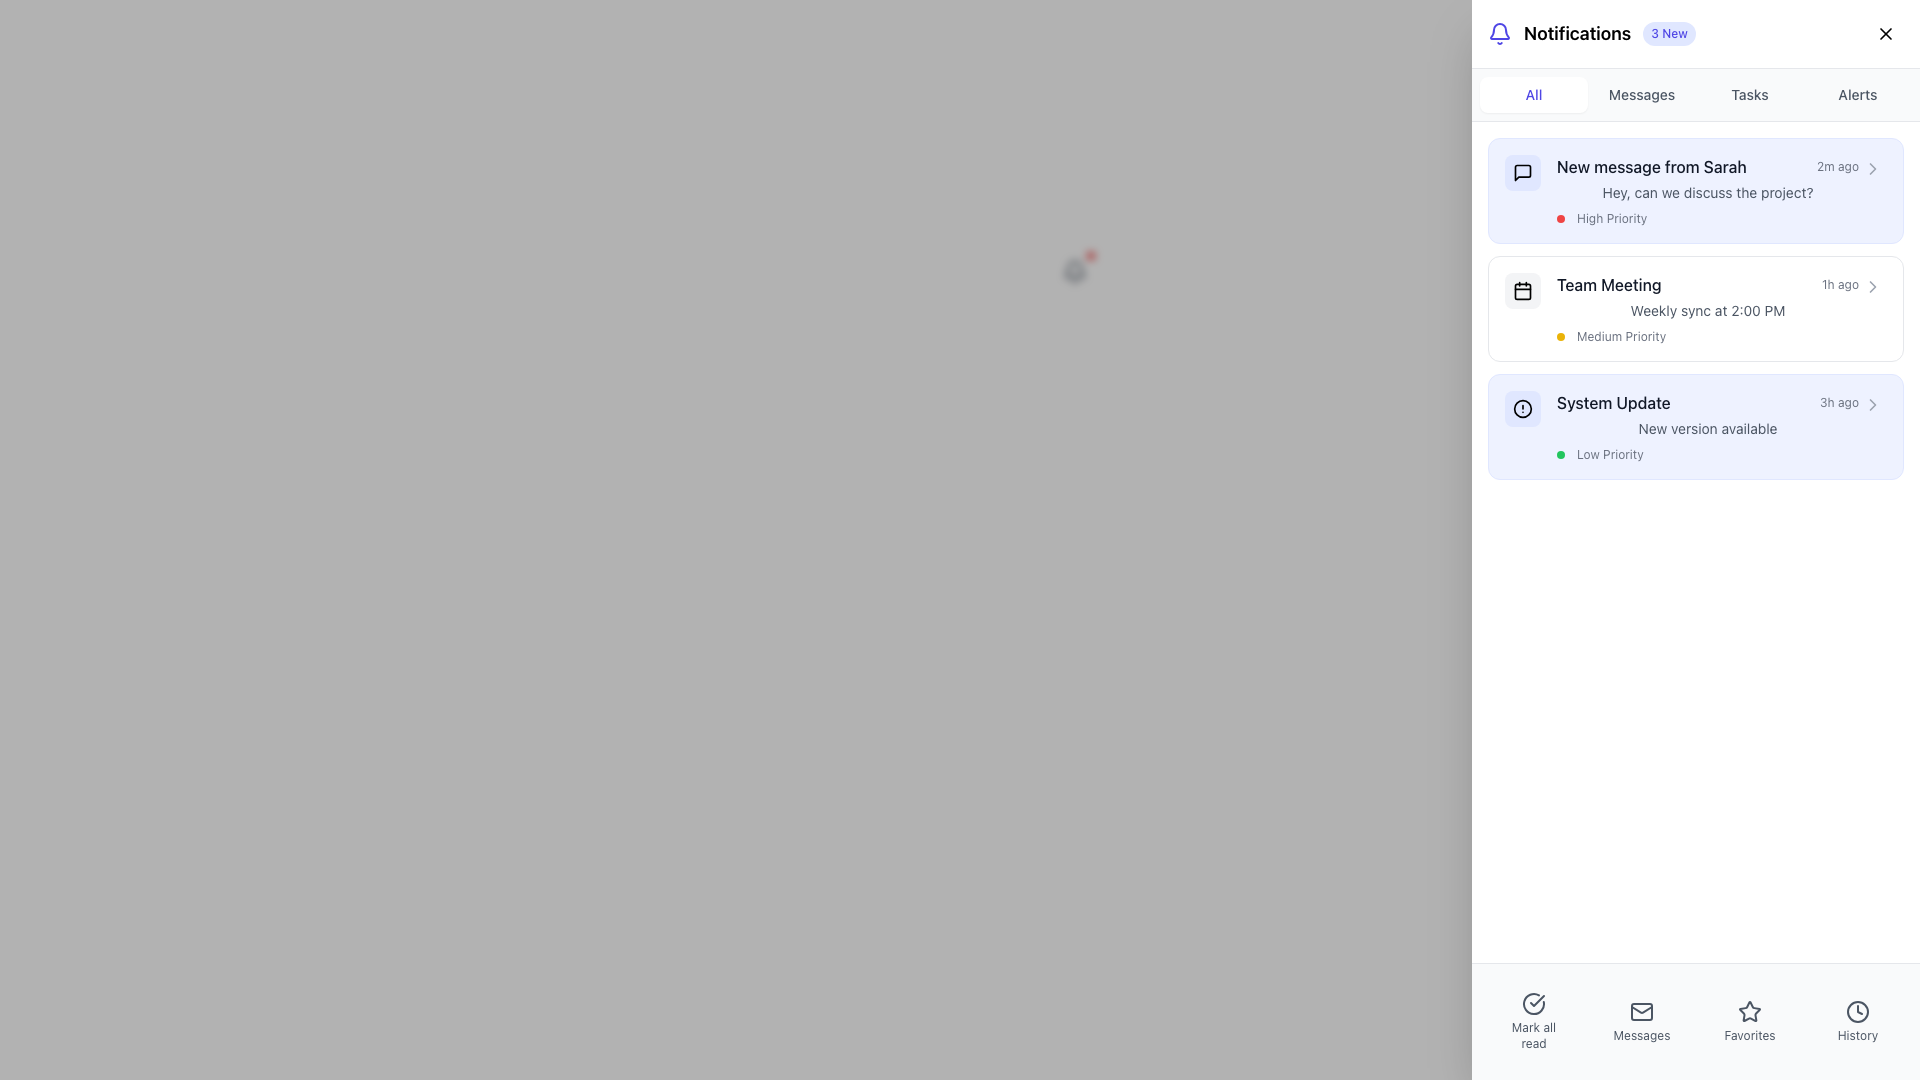 The image size is (1920, 1080). I want to click on the first notification card with the header 'New message from Sarah', so click(1694, 191).